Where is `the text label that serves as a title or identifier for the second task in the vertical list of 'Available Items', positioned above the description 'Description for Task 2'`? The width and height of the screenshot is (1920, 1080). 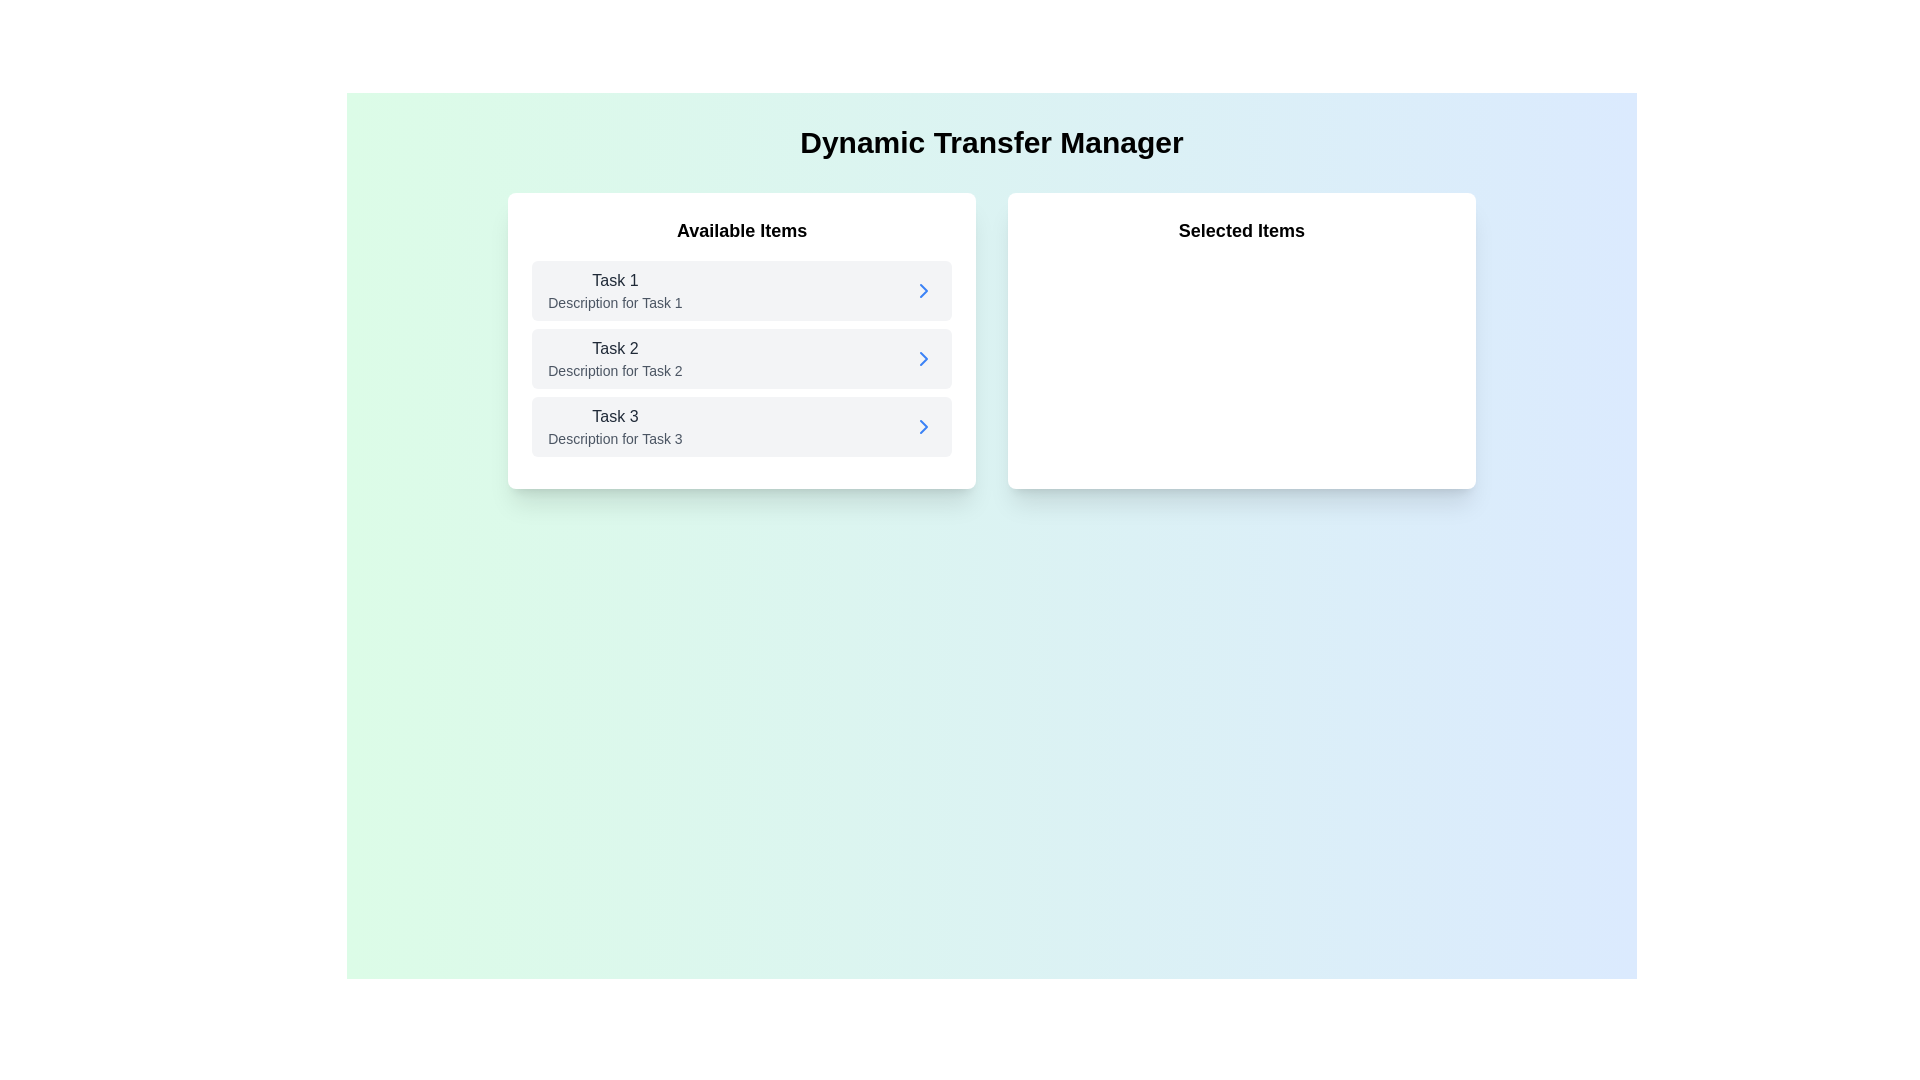 the text label that serves as a title or identifier for the second task in the vertical list of 'Available Items', positioned above the description 'Description for Task 2' is located at coordinates (614, 347).